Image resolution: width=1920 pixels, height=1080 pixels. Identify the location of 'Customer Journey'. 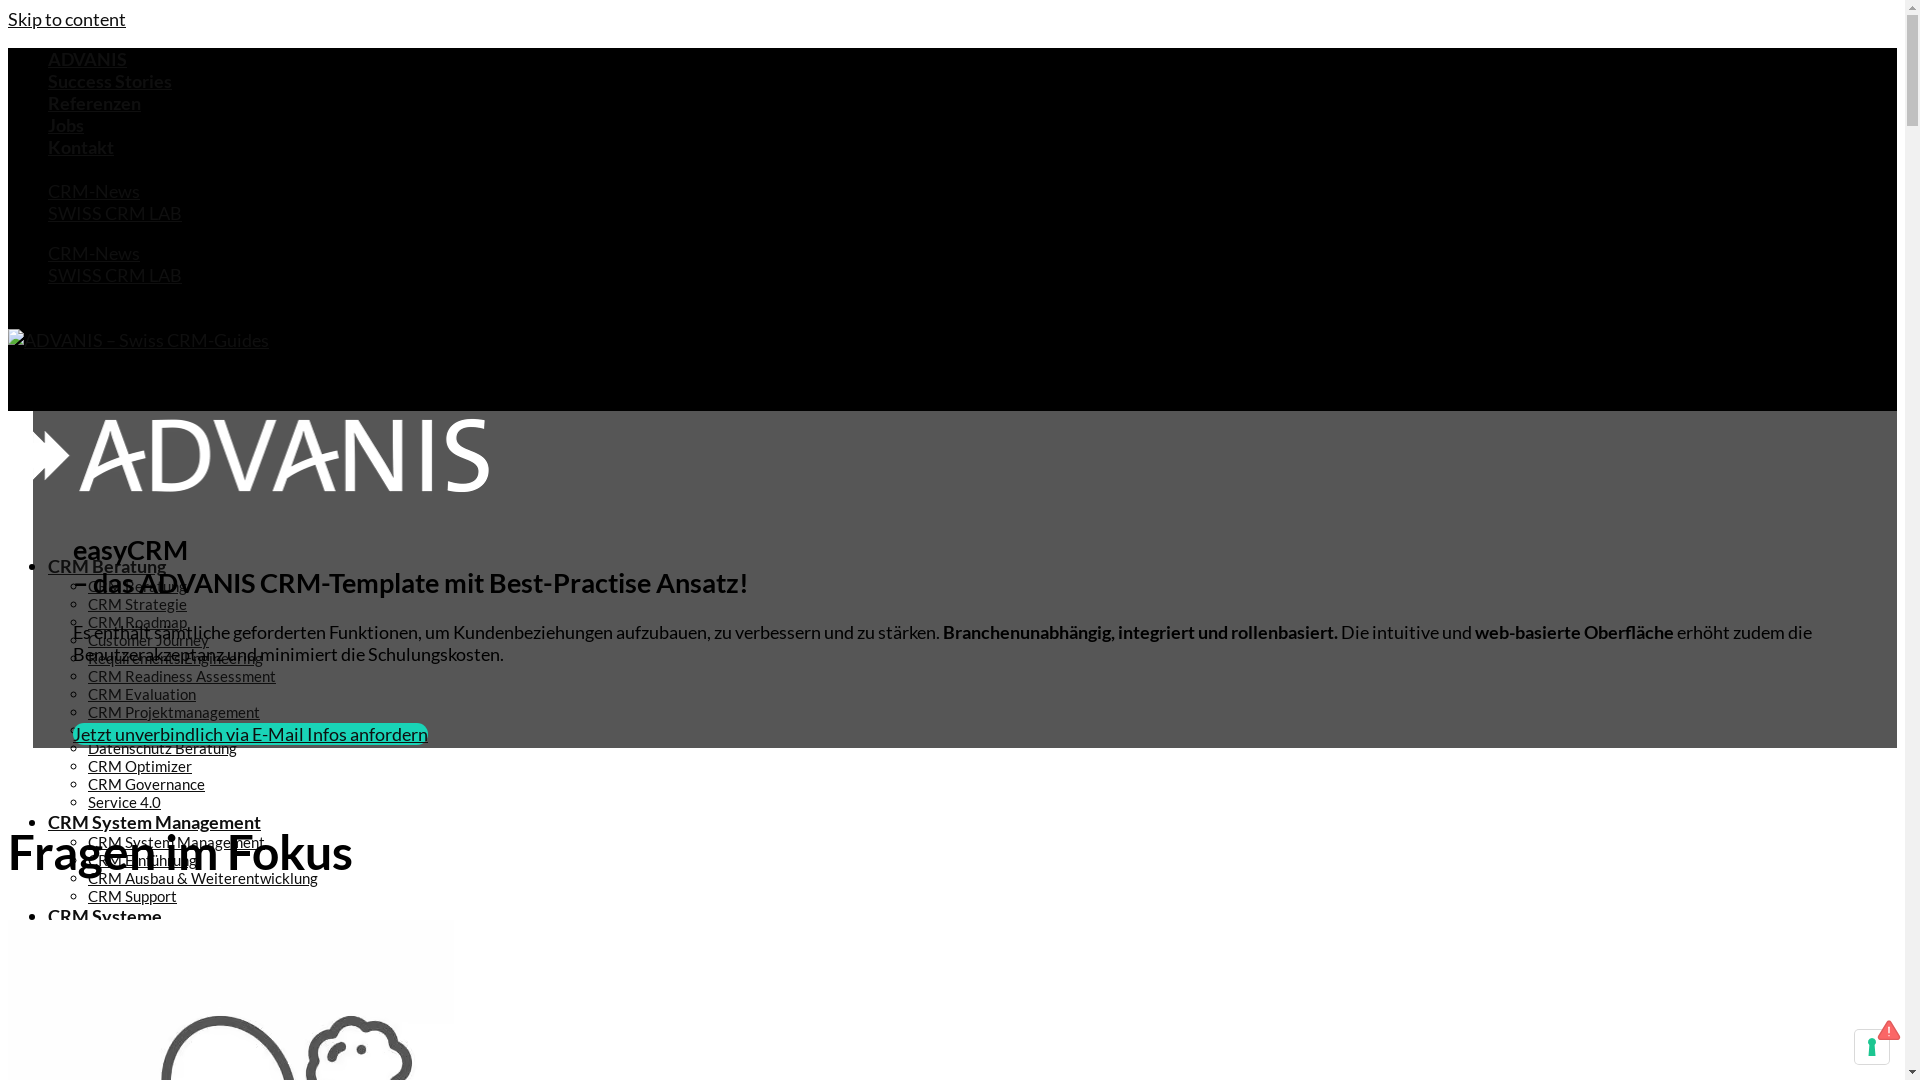
(147, 640).